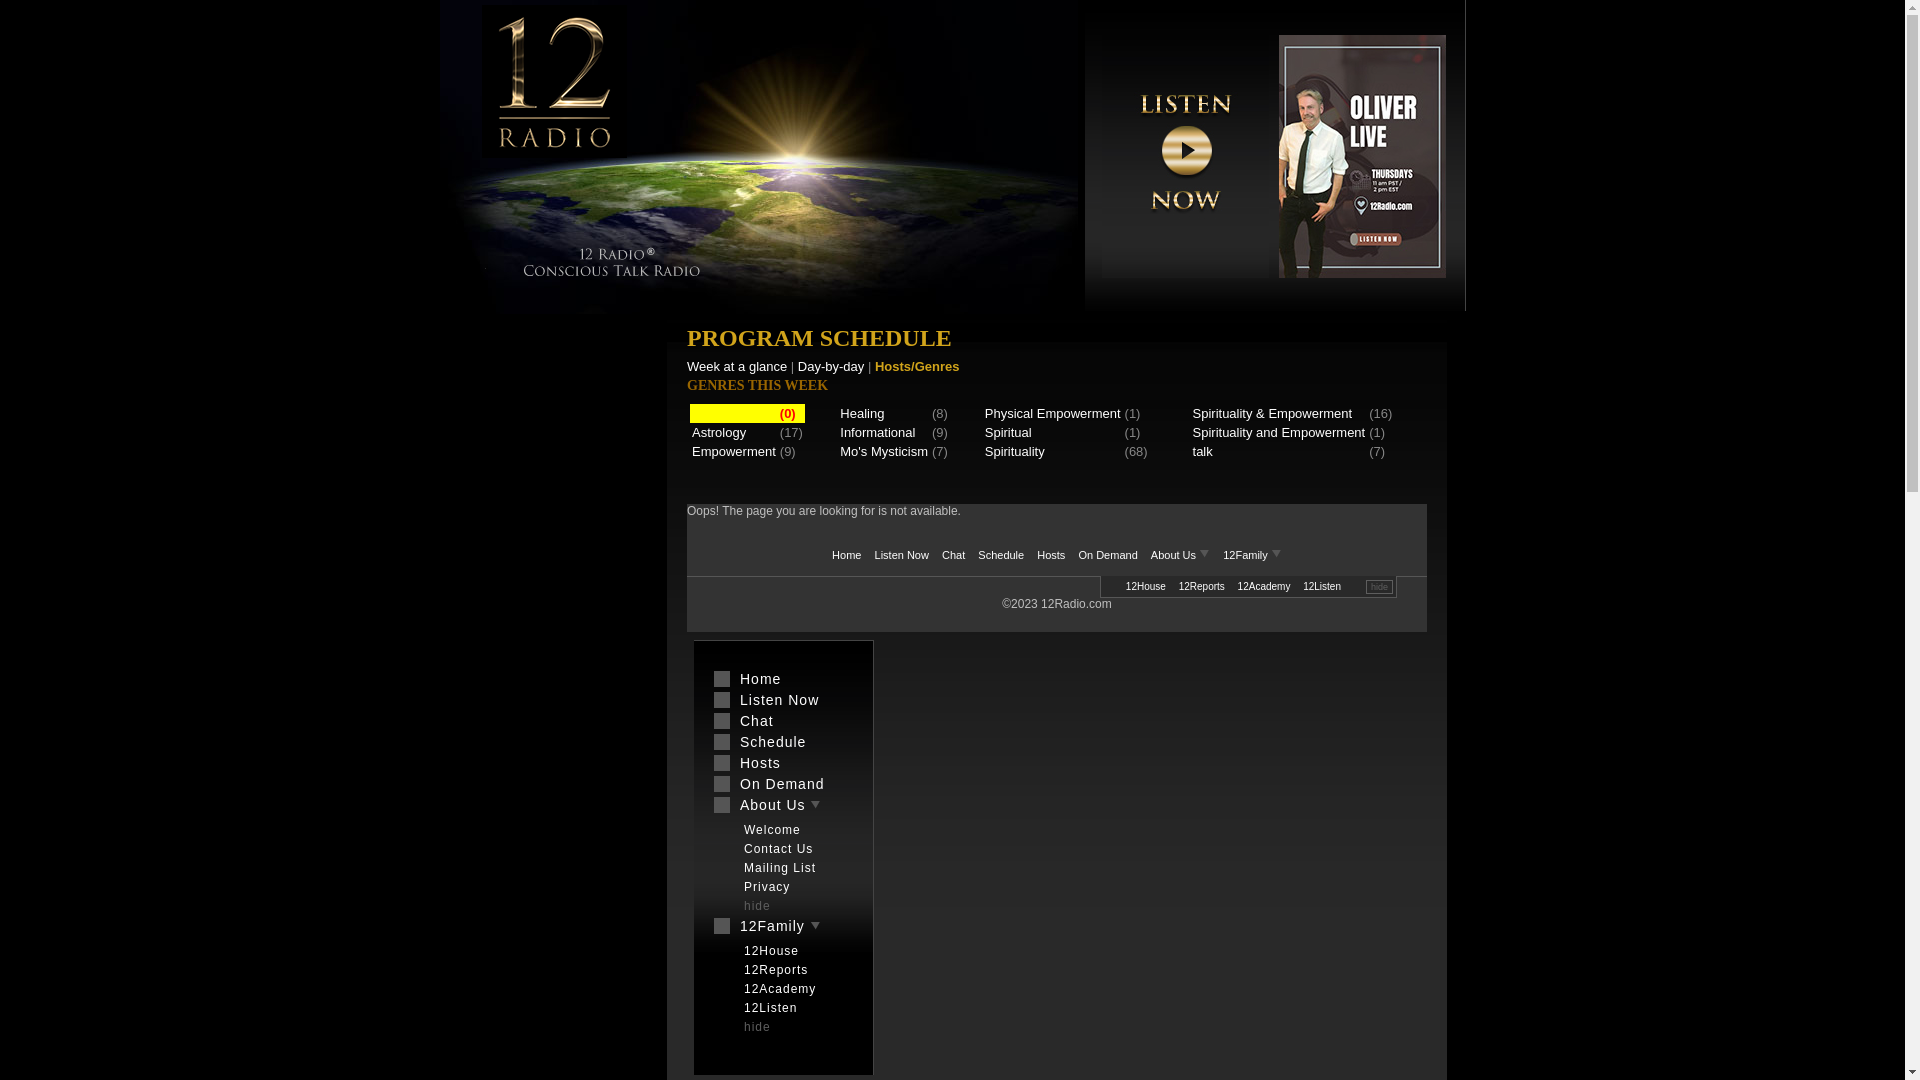  Describe the element at coordinates (1193, 451) in the screenshot. I see `'talk'` at that location.